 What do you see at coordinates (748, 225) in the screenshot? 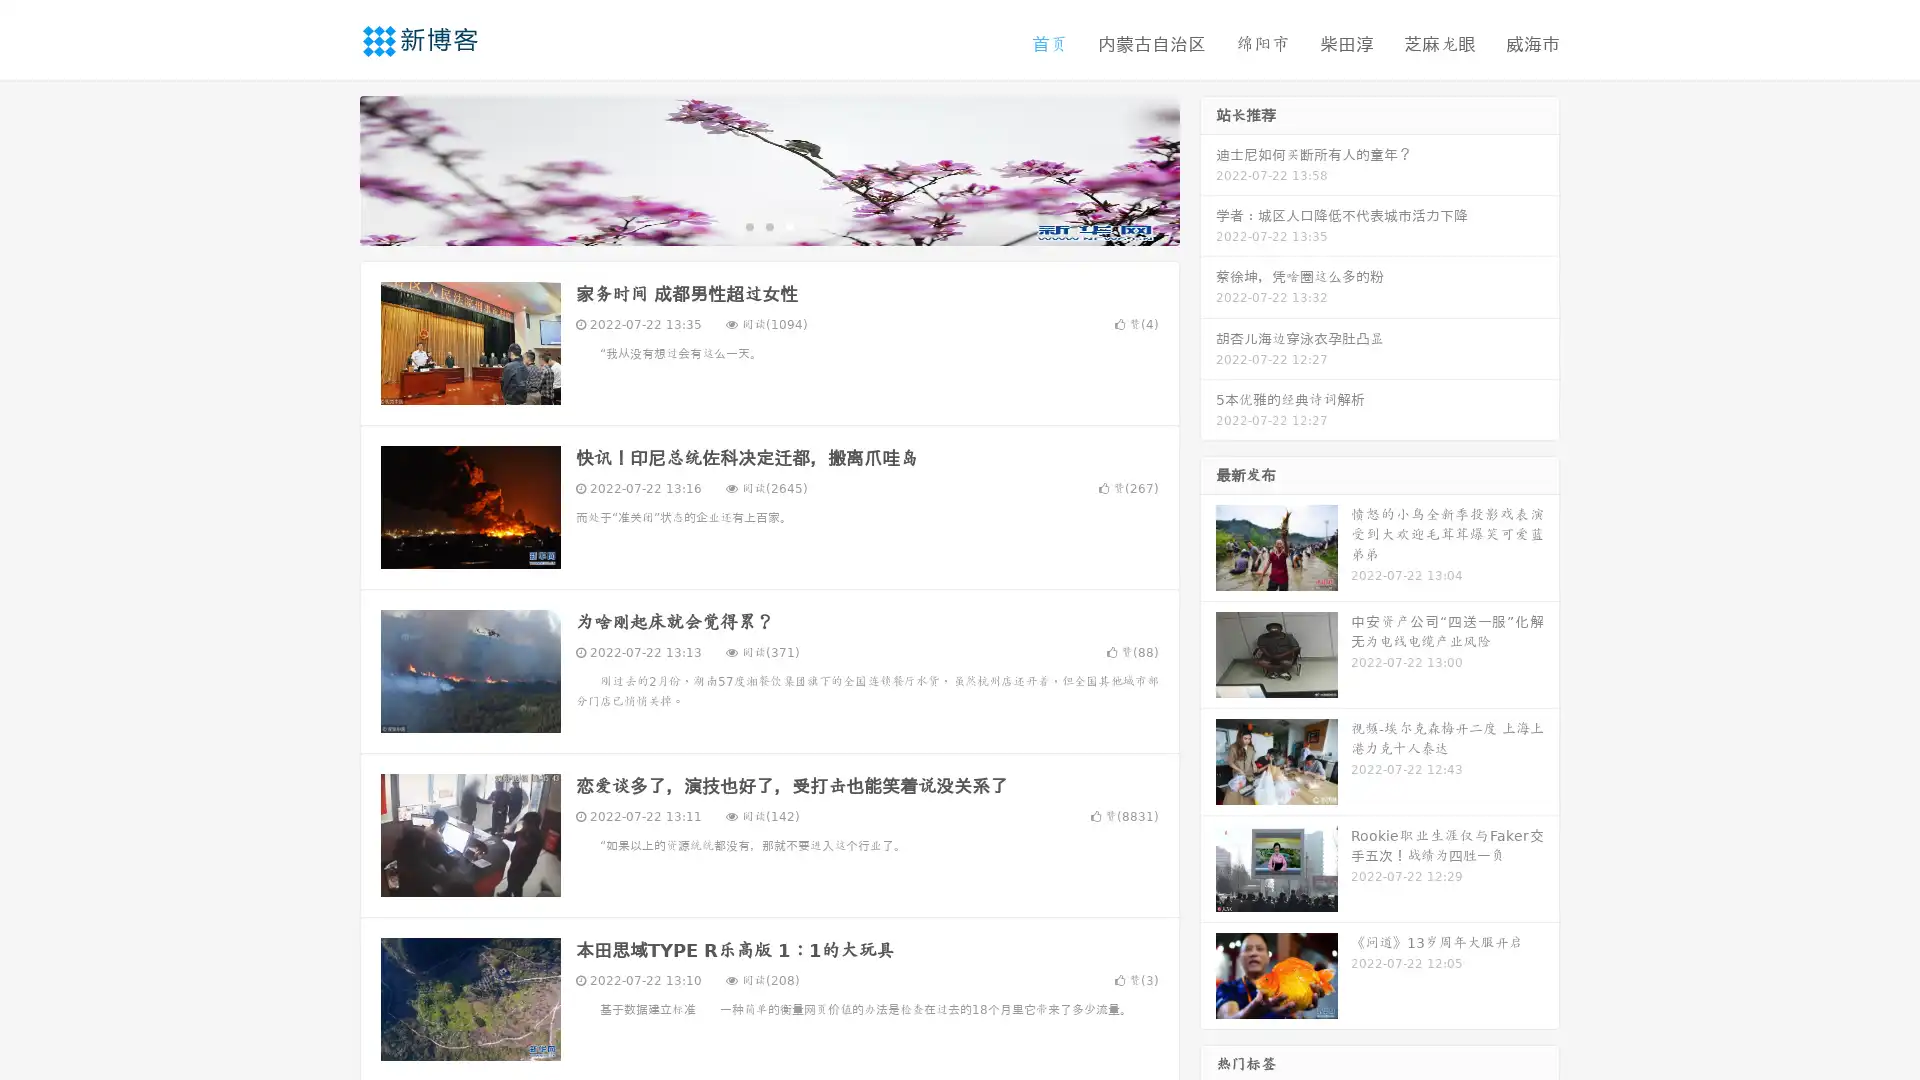
I see `Go to slide 1` at bounding box center [748, 225].